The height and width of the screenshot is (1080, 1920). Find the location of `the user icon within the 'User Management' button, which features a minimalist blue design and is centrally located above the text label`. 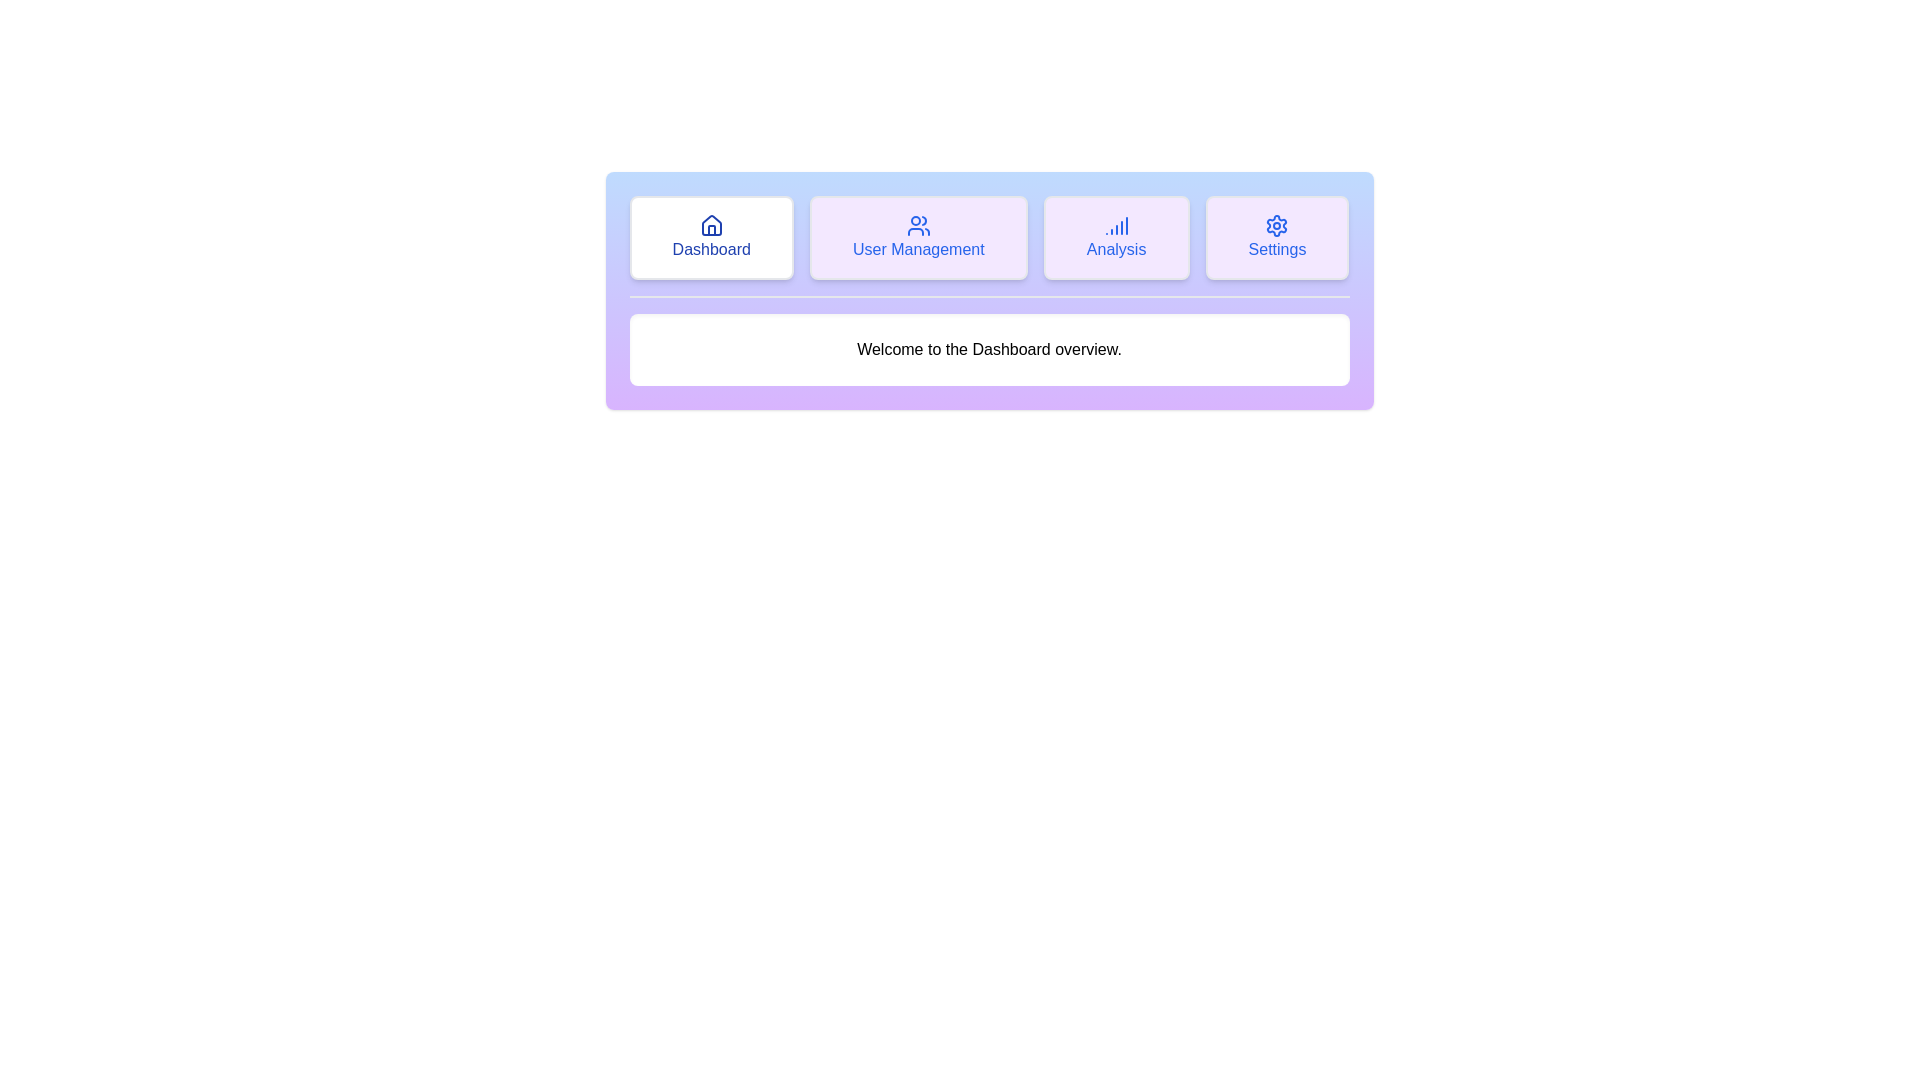

the user icon within the 'User Management' button, which features a minimalist blue design and is centrally located above the text label is located at coordinates (917, 225).